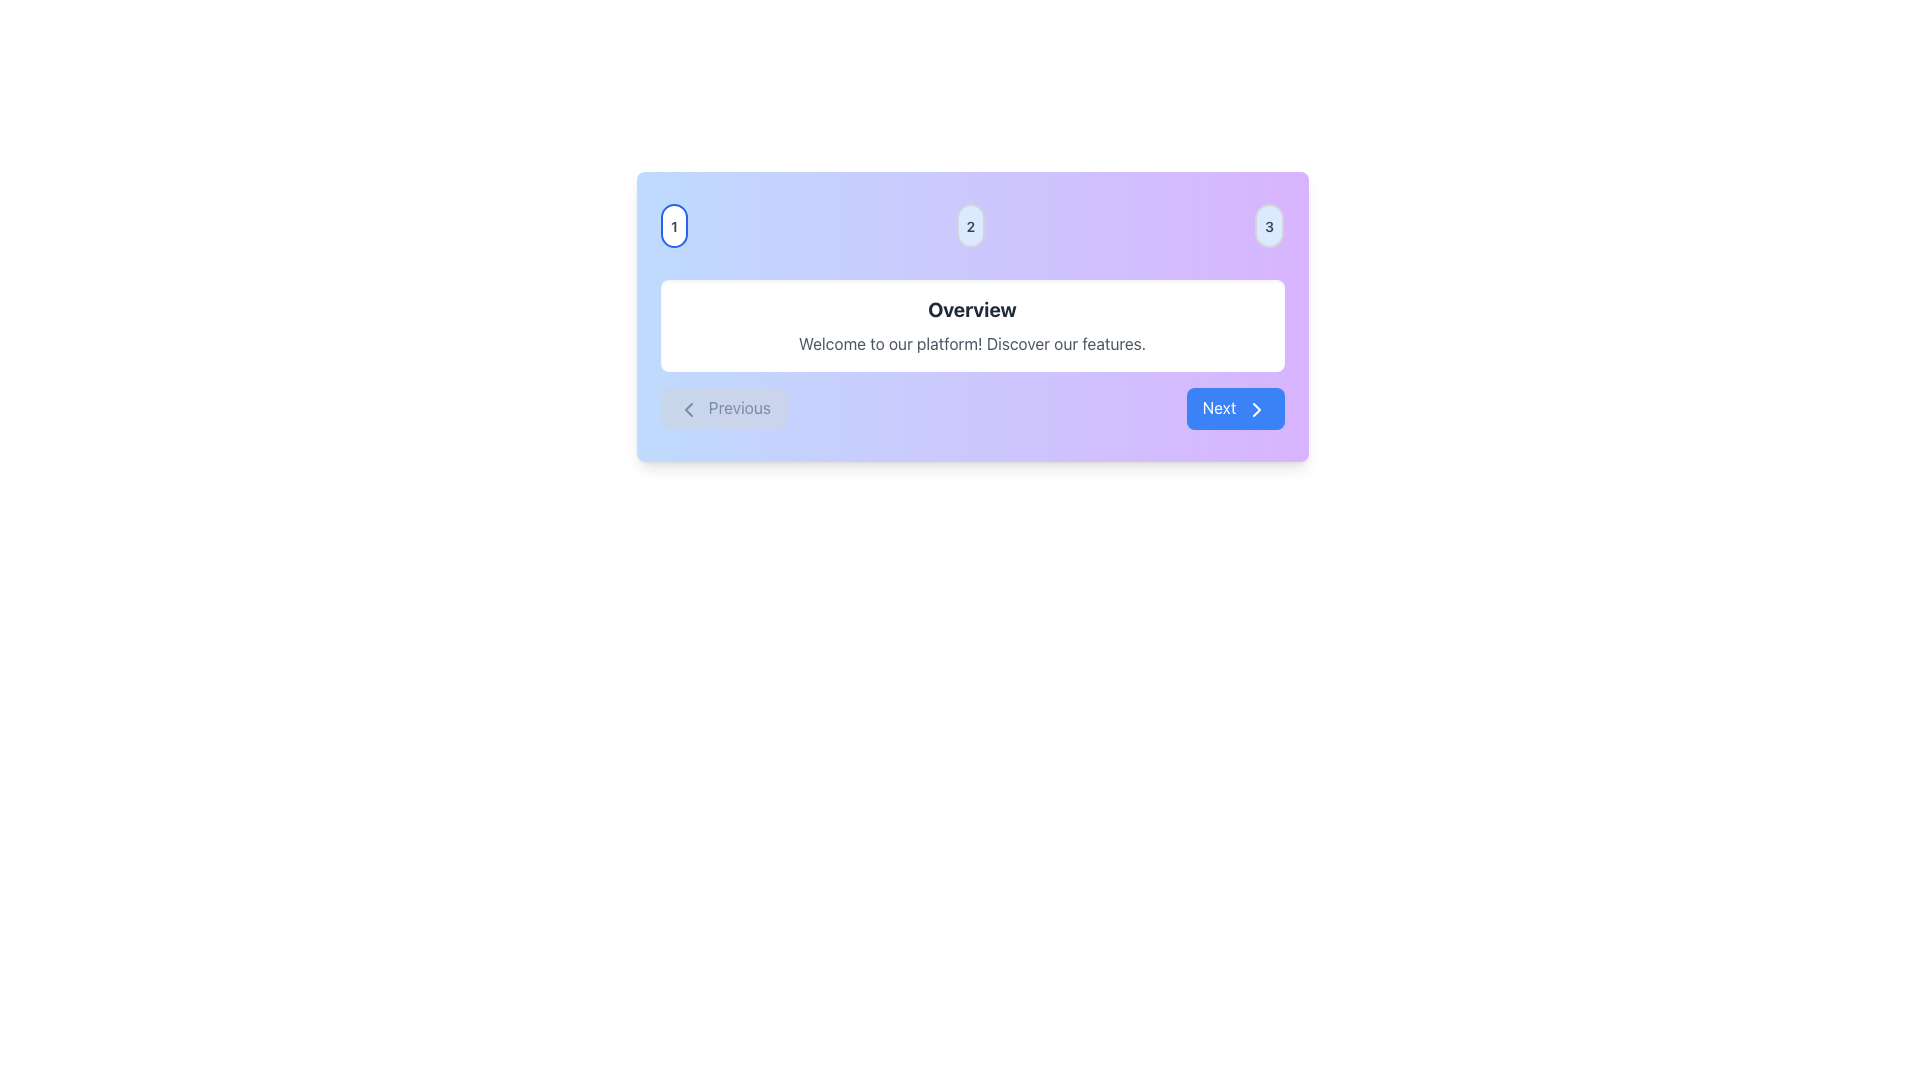 Image resolution: width=1920 pixels, height=1080 pixels. I want to click on the circular step indicator button labeled '3', so click(1268, 225).